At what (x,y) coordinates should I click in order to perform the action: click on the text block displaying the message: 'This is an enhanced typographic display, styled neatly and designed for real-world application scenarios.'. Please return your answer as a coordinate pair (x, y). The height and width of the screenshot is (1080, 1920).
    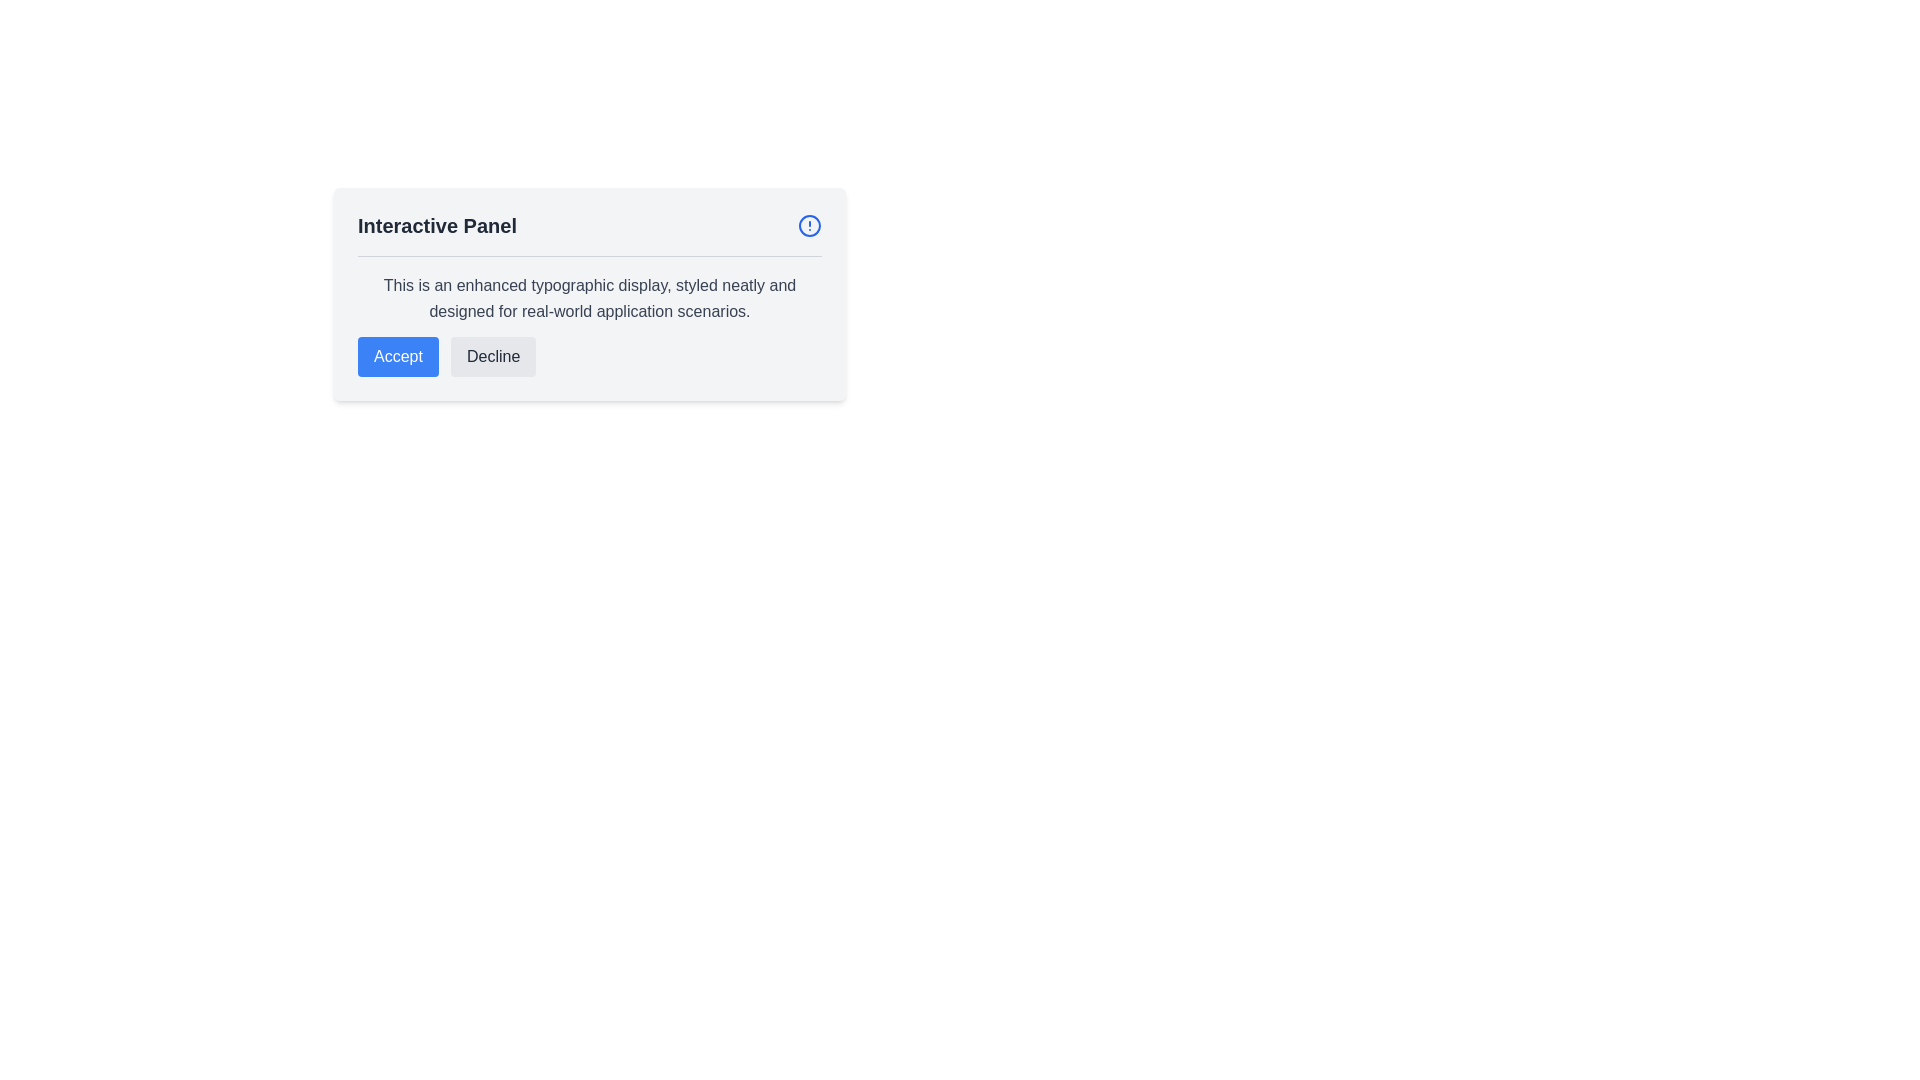
    Looking at the image, I should click on (589, 299).